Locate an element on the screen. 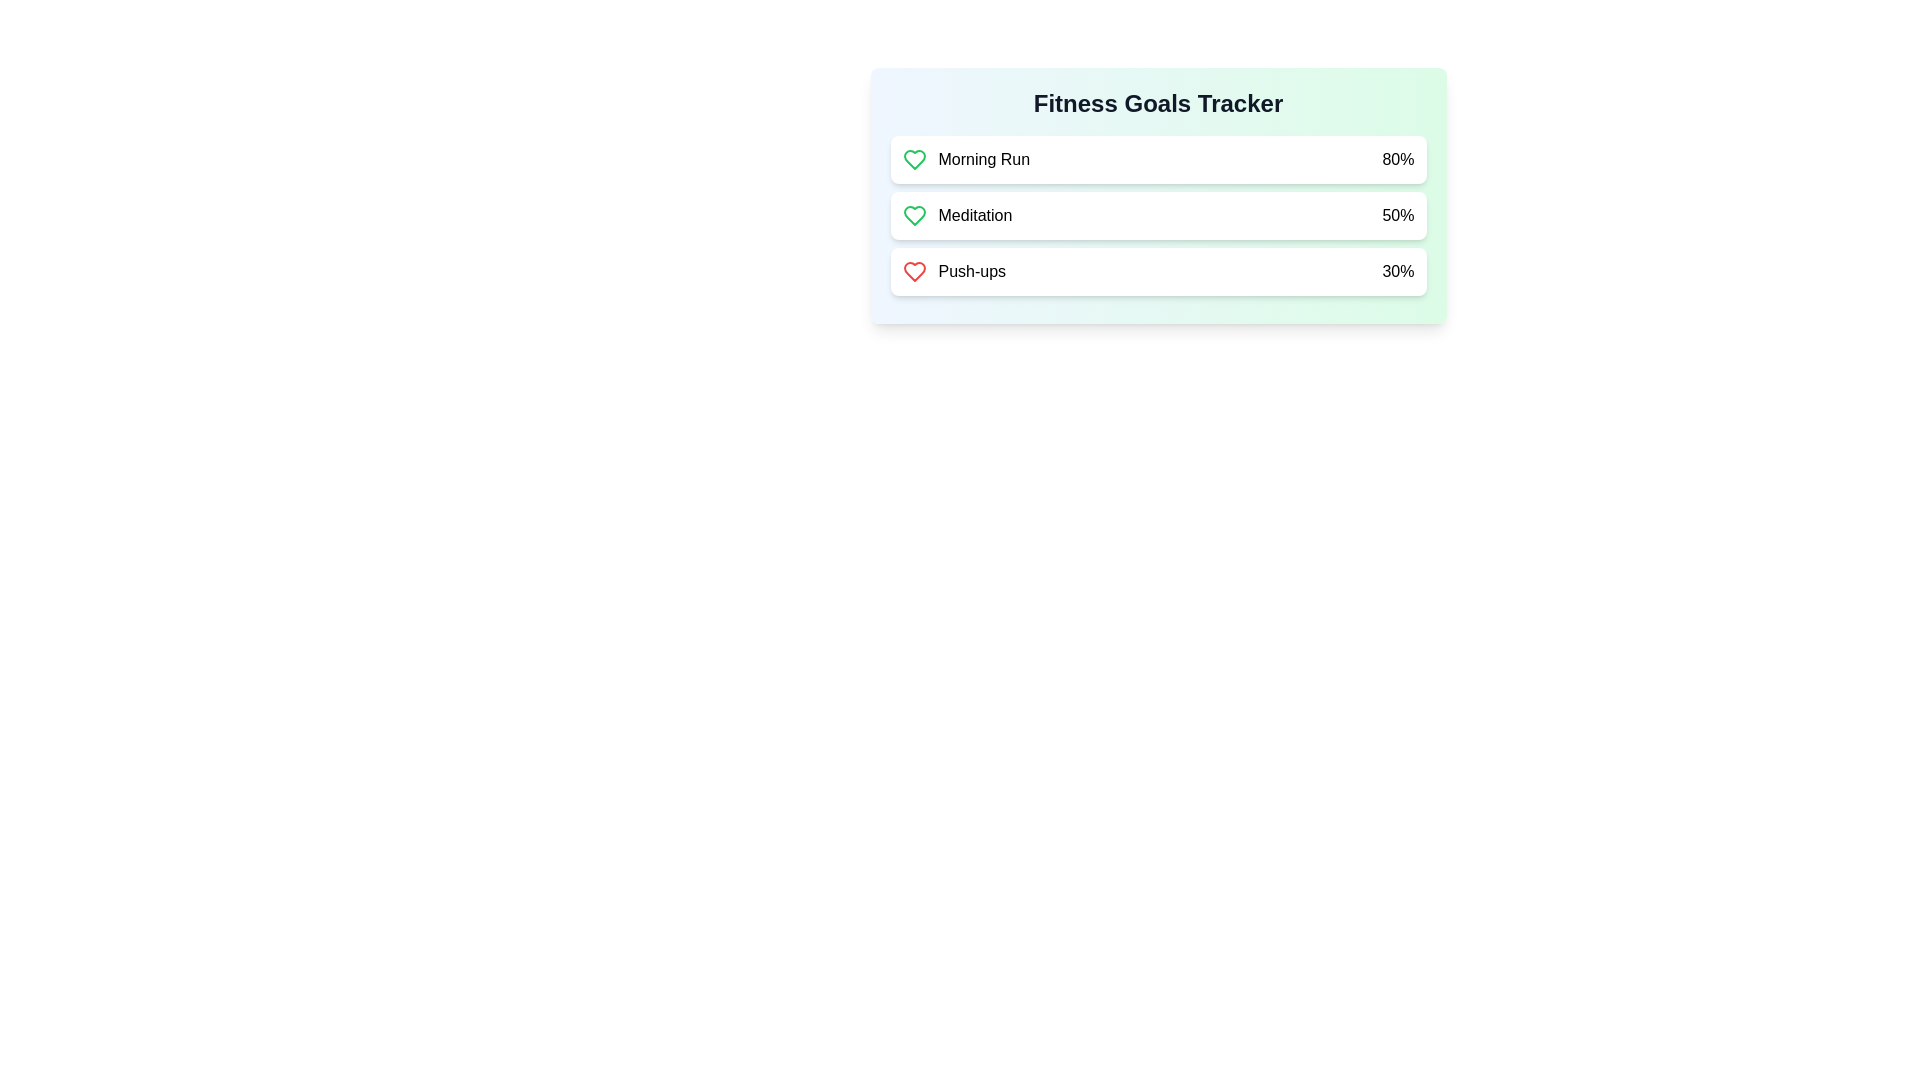 This screenshot has height=1080, width=1920. the static text component that serves as the header for fitness-related activities, indicating the purpose of the content below it is located at coordinates (1158, 104).